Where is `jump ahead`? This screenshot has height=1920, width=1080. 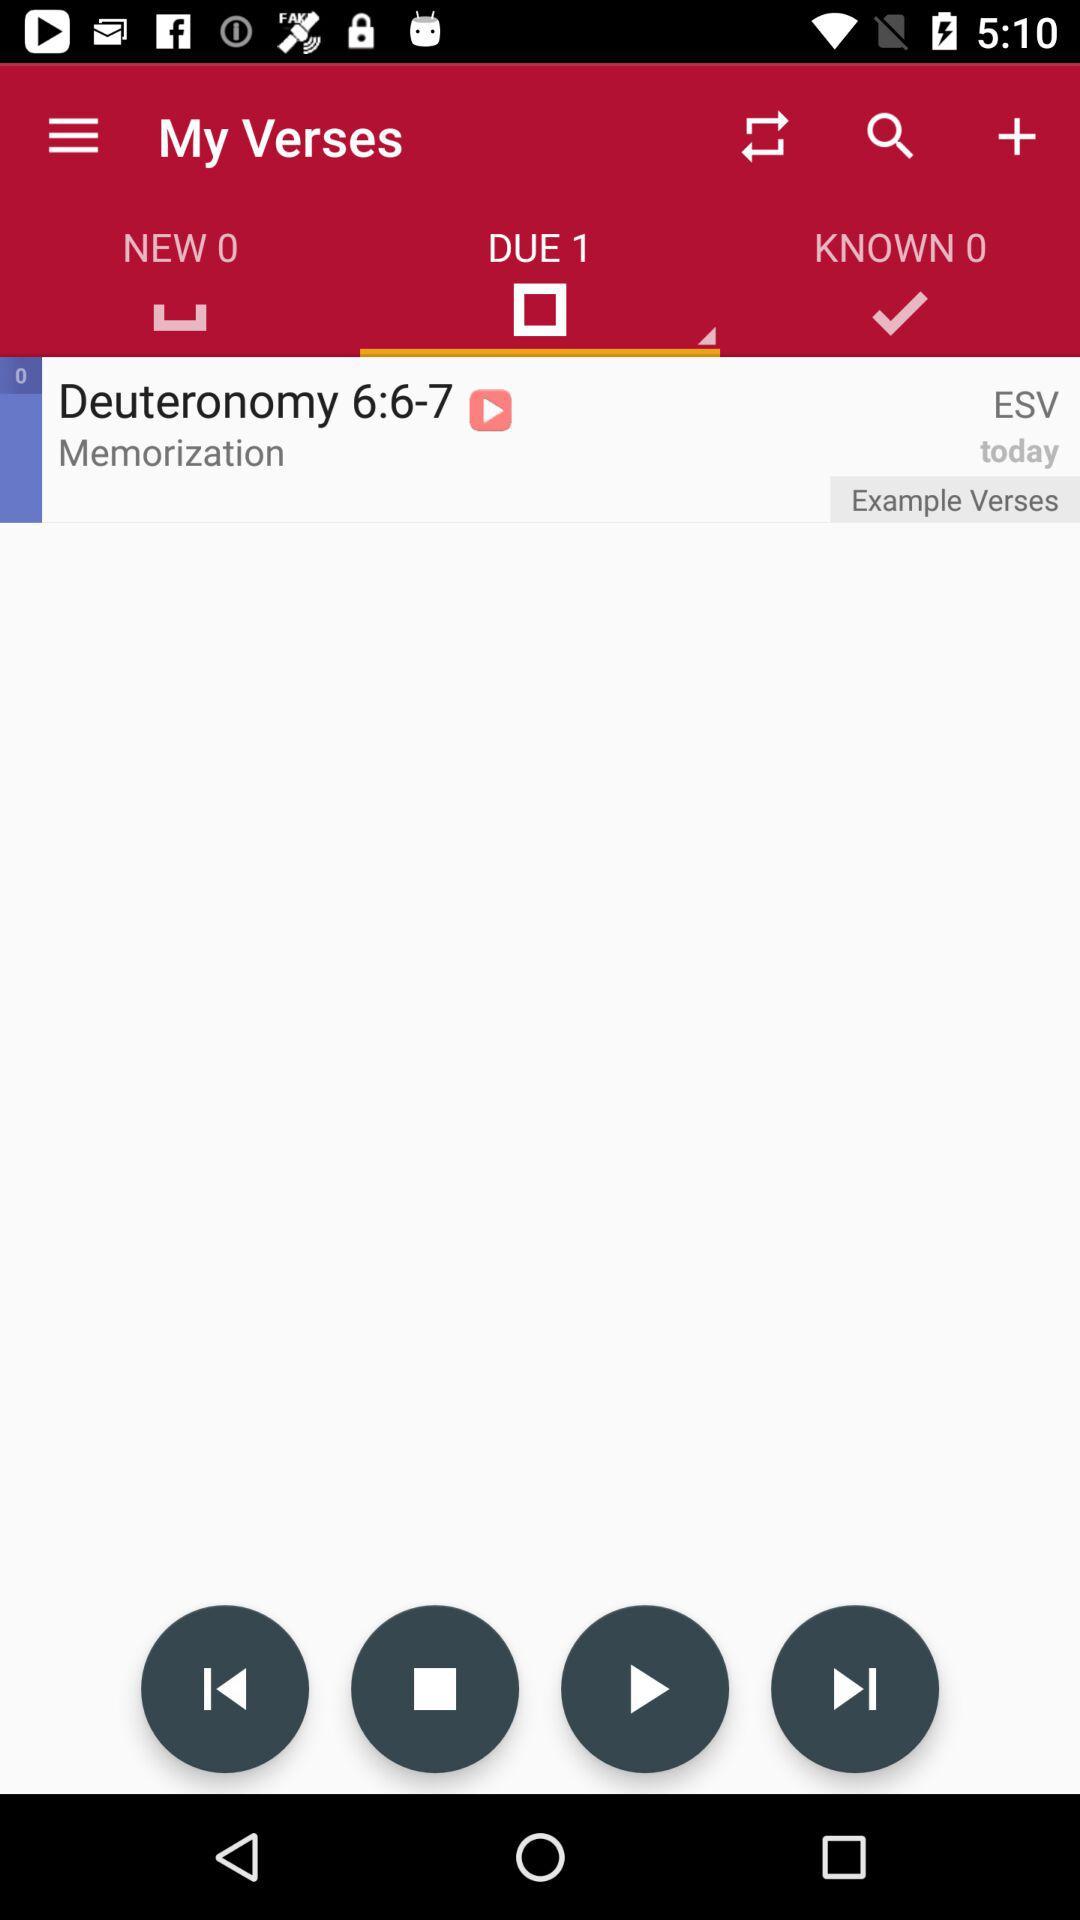
jump ahead is located at coordinates (855, 1688).